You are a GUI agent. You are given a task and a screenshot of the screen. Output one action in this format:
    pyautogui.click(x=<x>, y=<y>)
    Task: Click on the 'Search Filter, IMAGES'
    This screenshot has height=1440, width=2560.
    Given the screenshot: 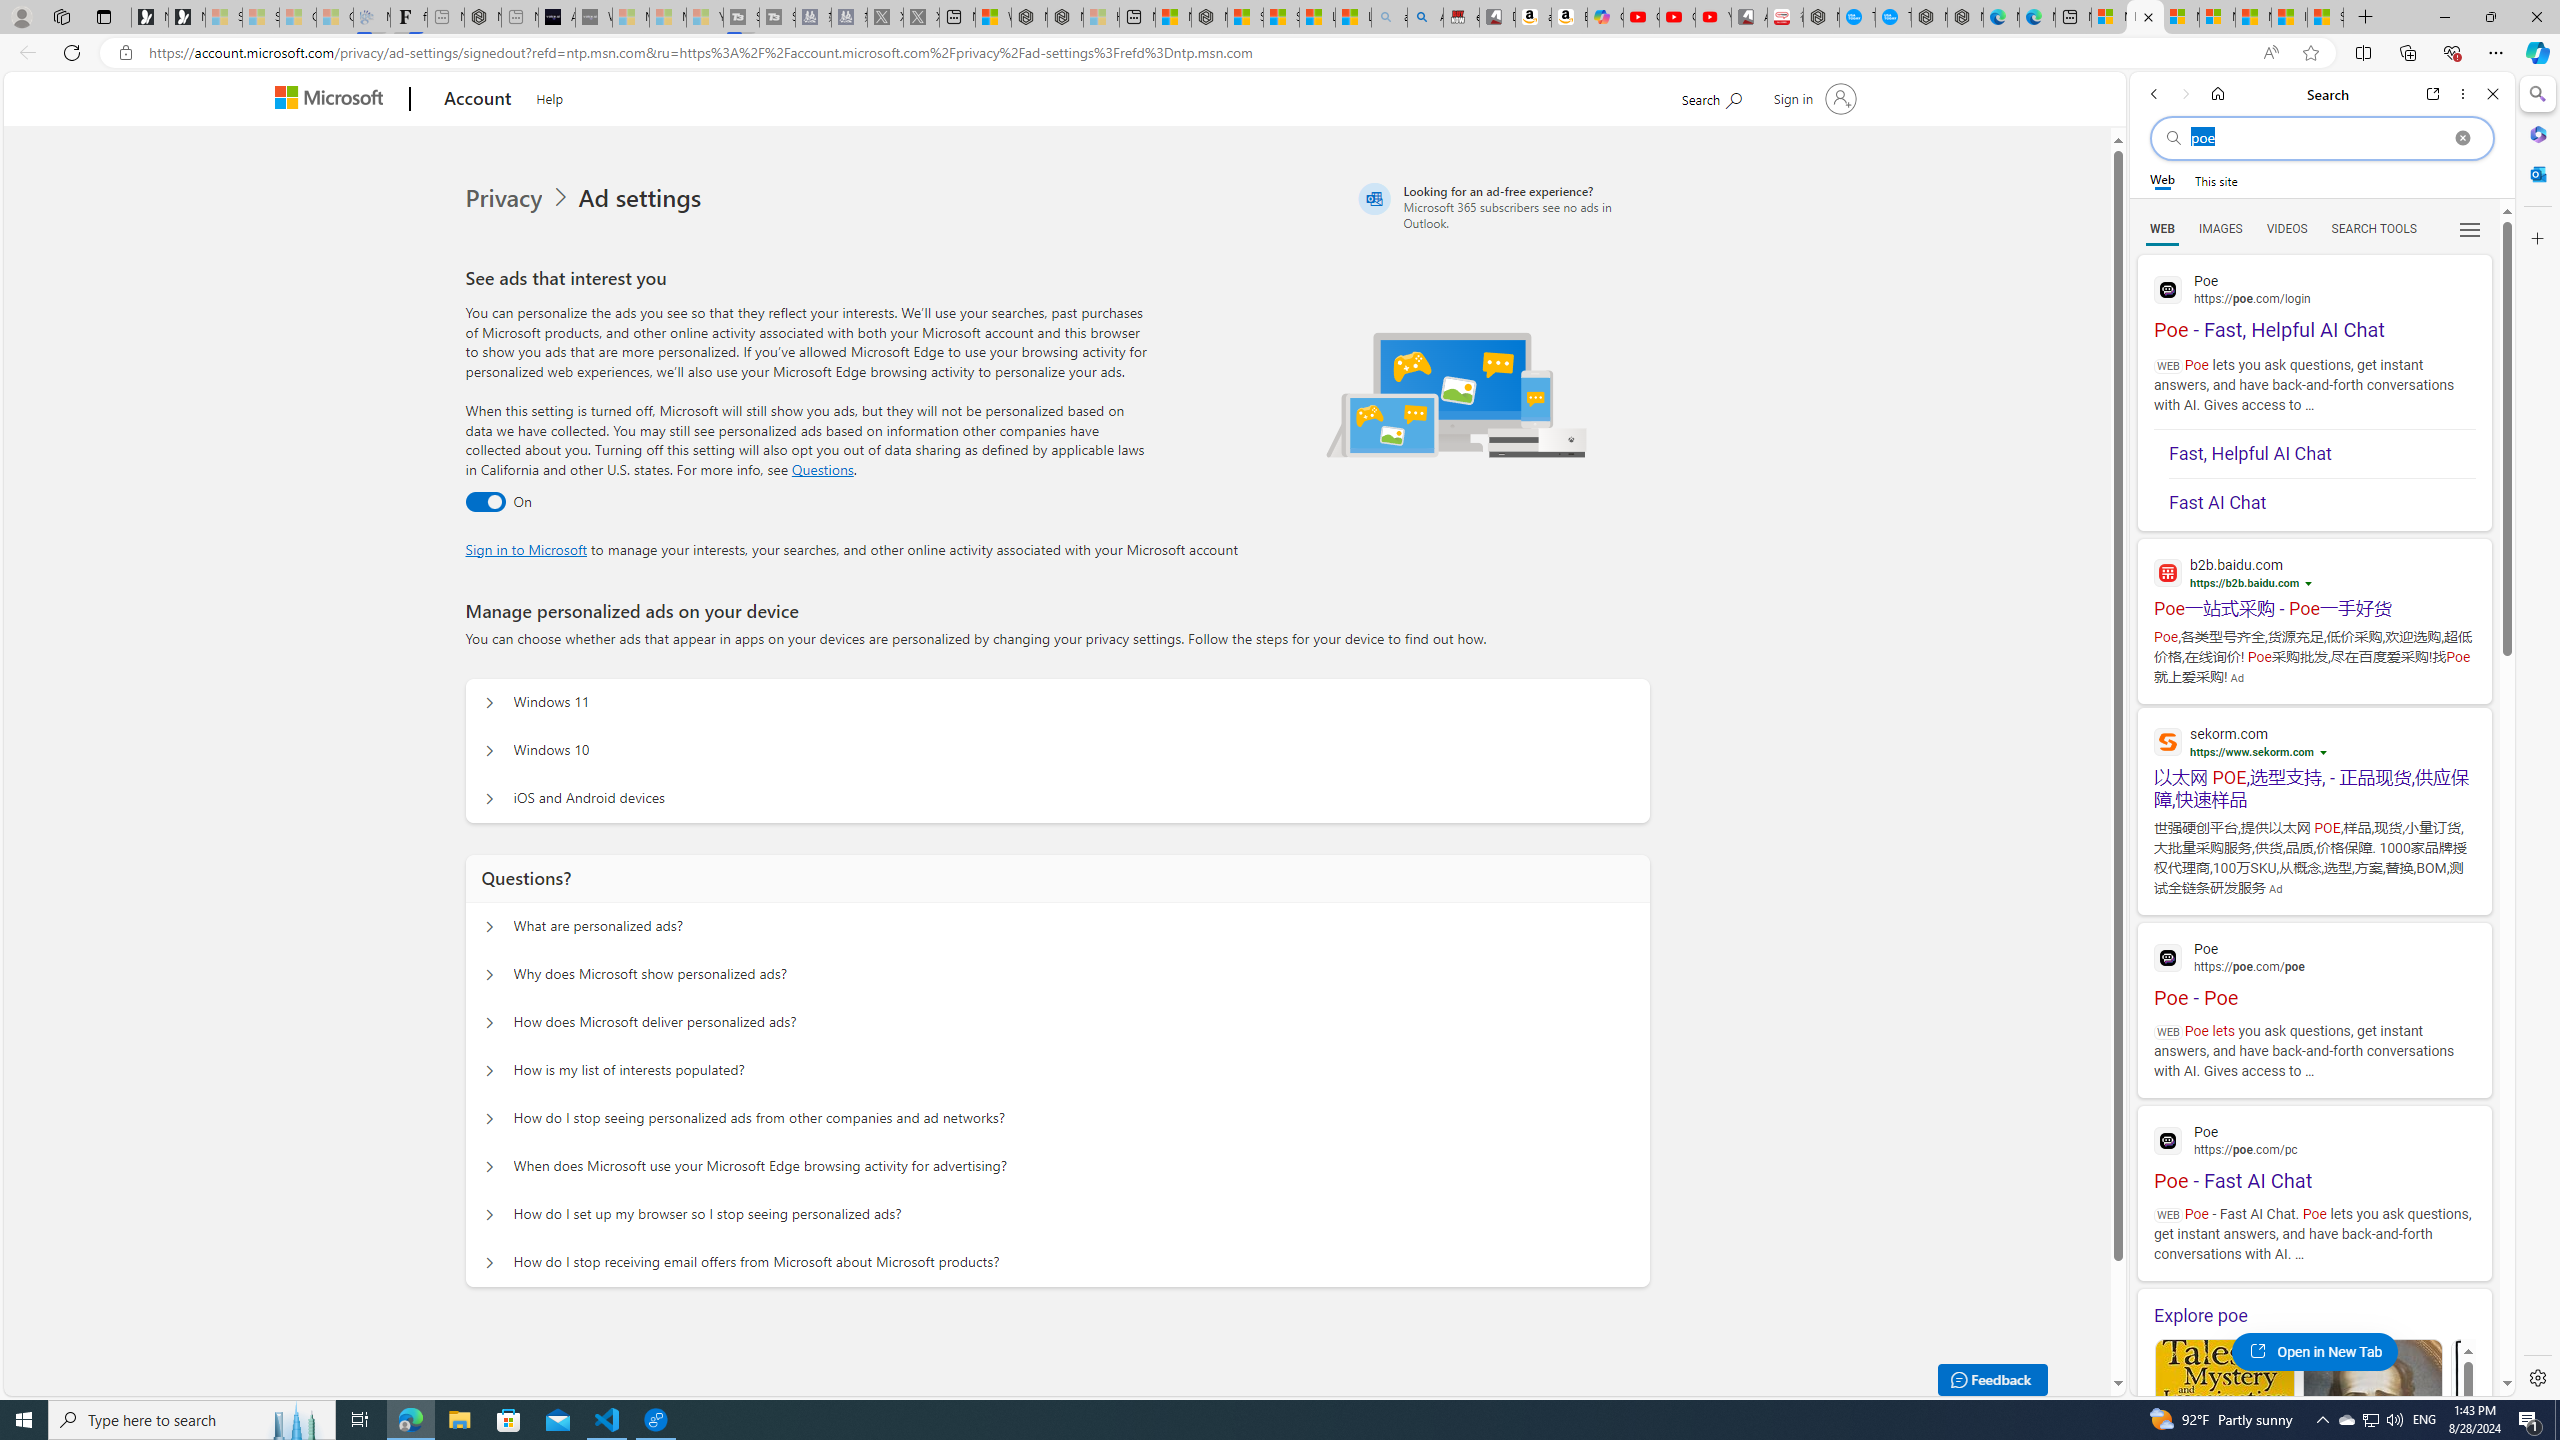 What is the action you would take?
    pyautogui.click(x=2219, y=227)
    